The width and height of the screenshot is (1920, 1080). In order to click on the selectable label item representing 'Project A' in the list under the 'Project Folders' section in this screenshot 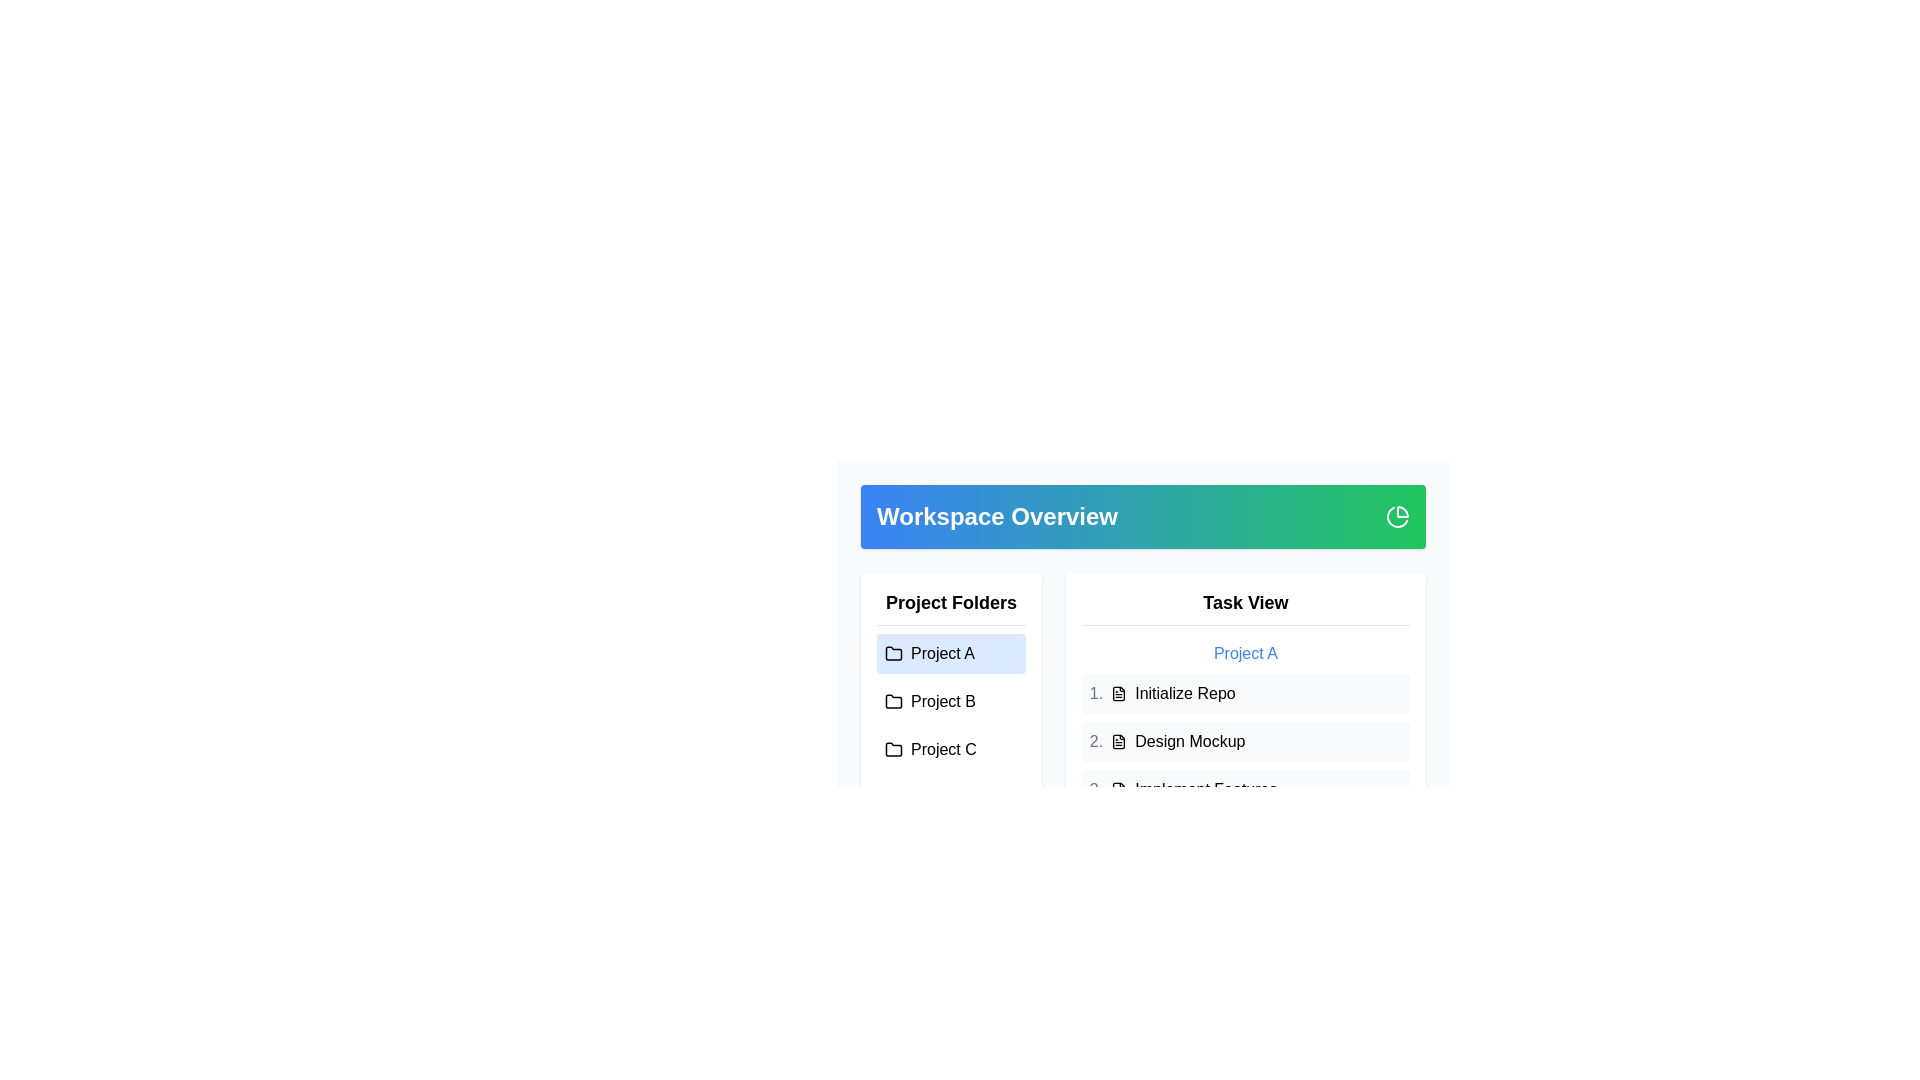, I will do `click(950, 654)`.